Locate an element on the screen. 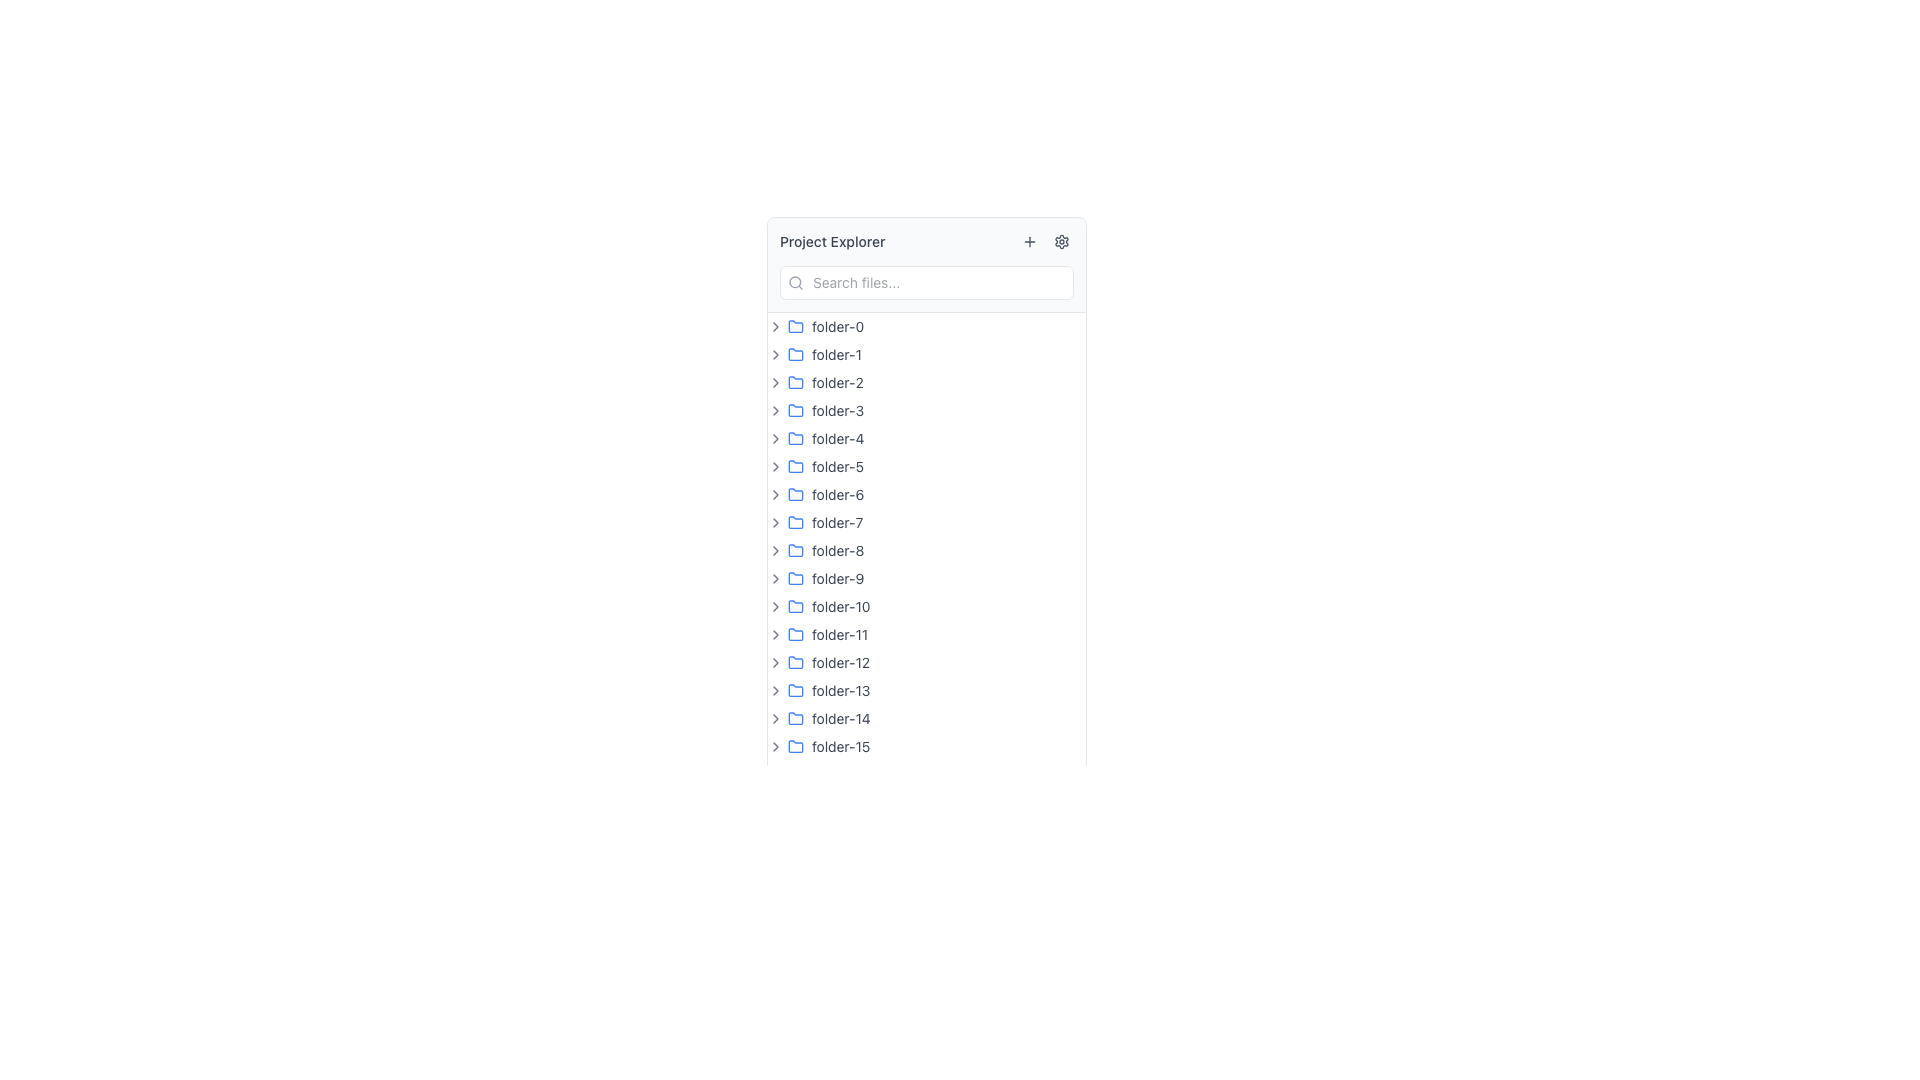 The height and width of the screenshot is (1080, 1920). the Circle shape within the SVG that is part of the search icon, located at the top left side of the search bar is located at coordinates (794, 282).